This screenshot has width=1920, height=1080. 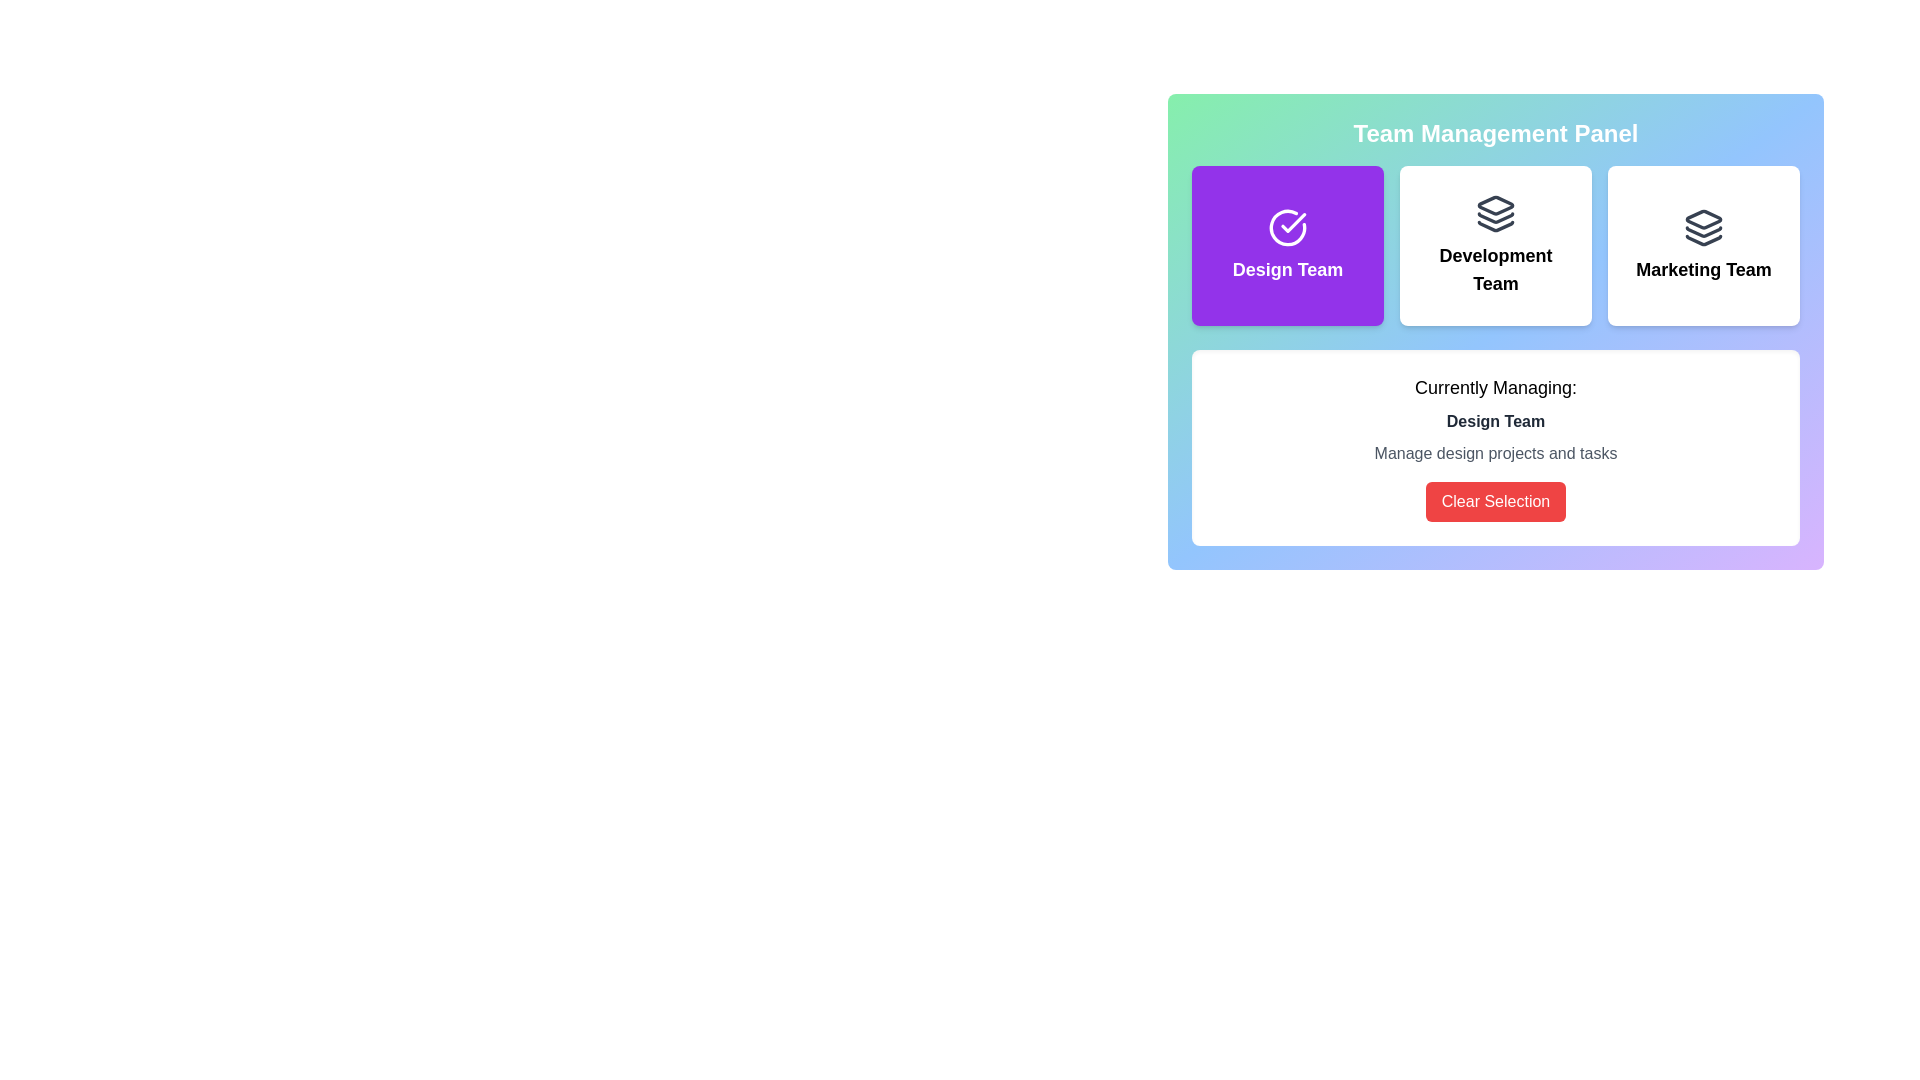 I want to click on the 'Marketing Team' icon in the Team Management Panel, which is the topmost layer of the three-layered icon located to the far right of the options, so click(x=1703, y=219).